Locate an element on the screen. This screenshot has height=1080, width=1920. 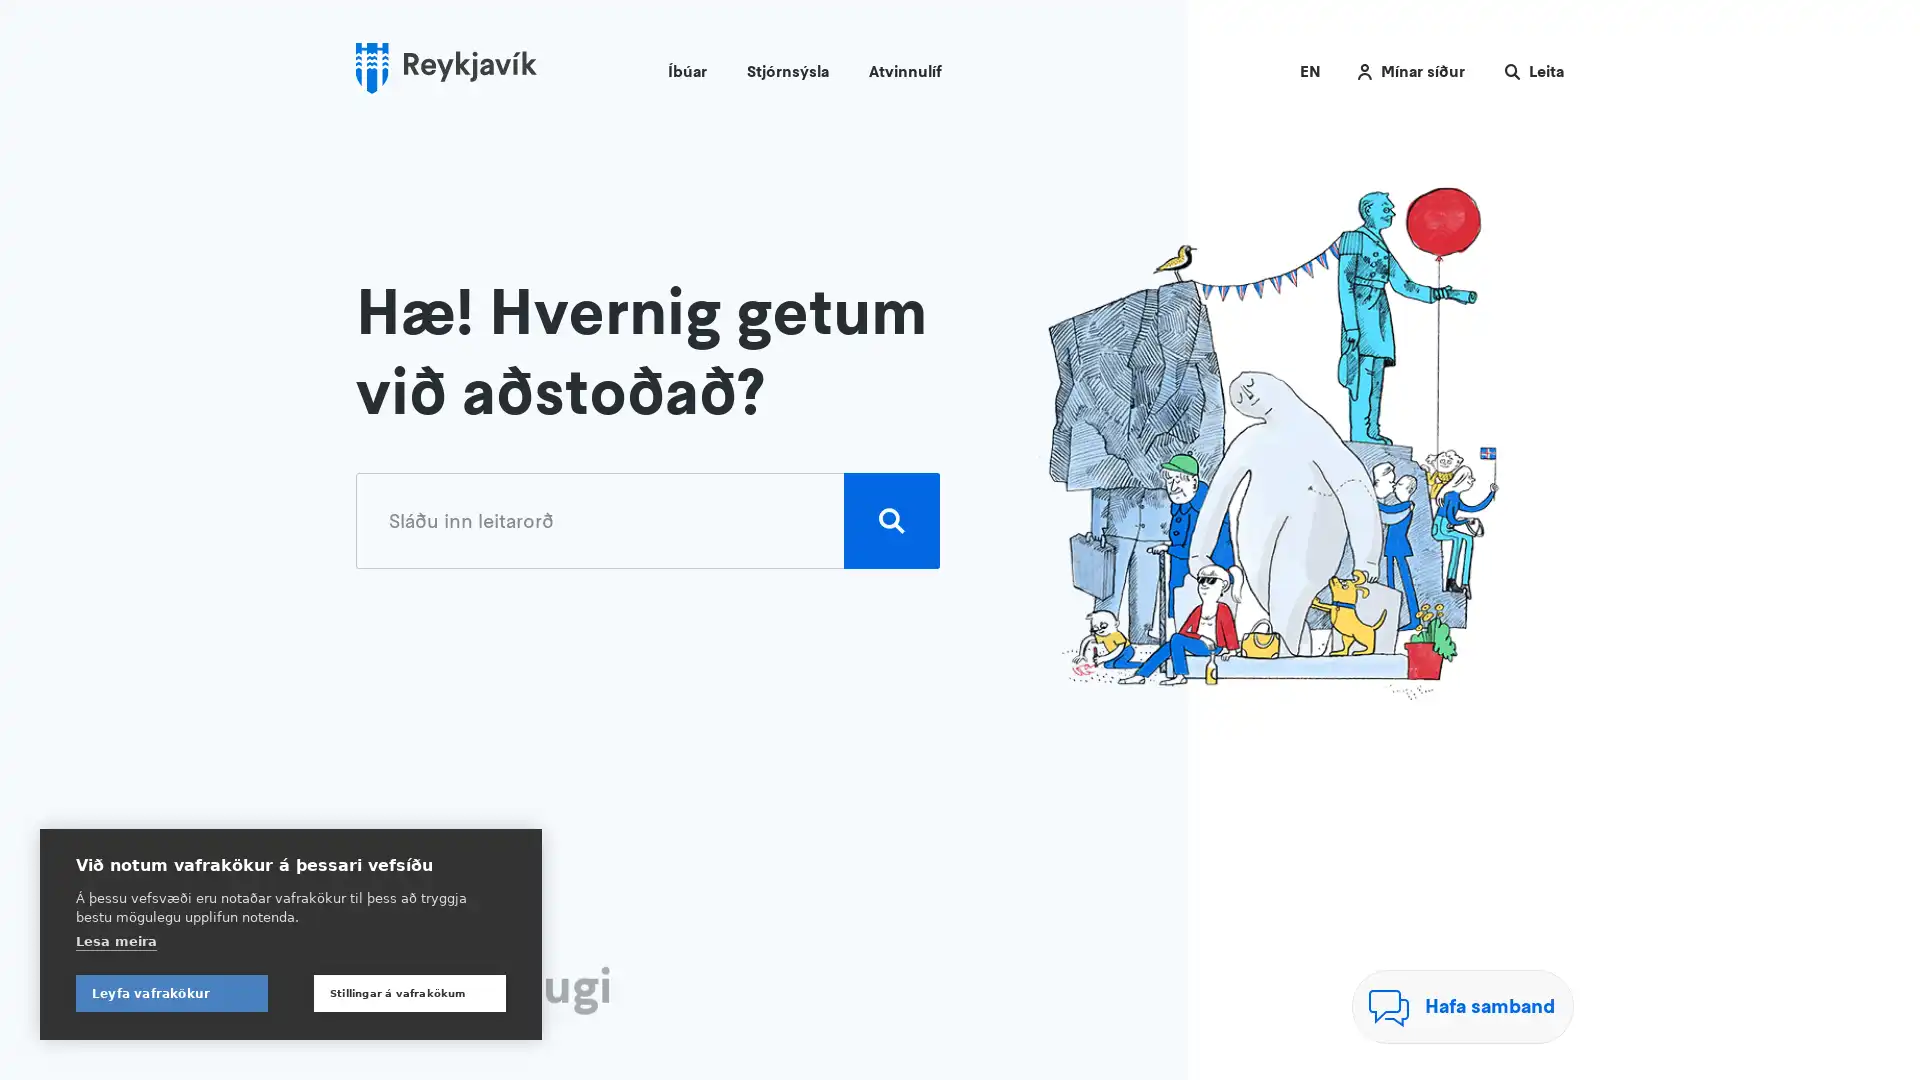
Atvinnulif is located at coordinates (904, 67).